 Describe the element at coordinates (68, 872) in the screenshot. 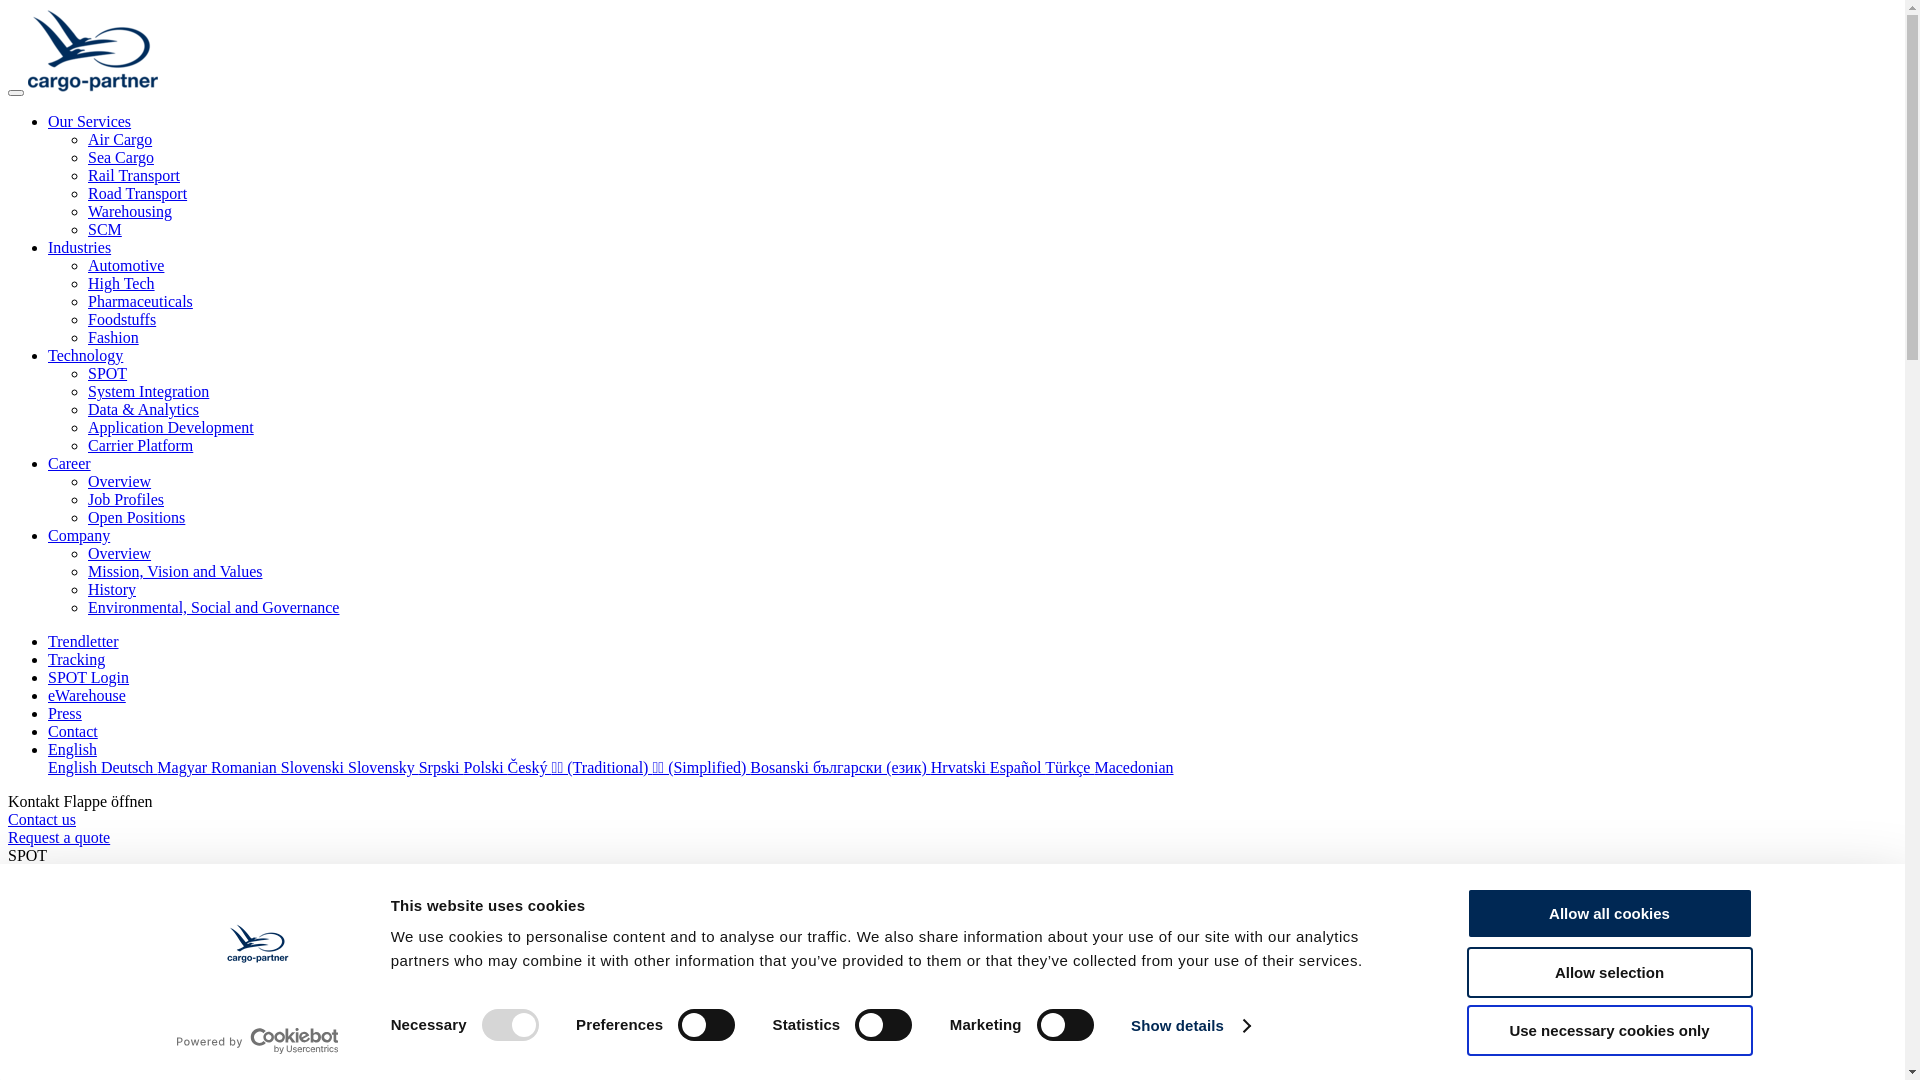

I see `'LOG IN TO SPOT'` at that location.